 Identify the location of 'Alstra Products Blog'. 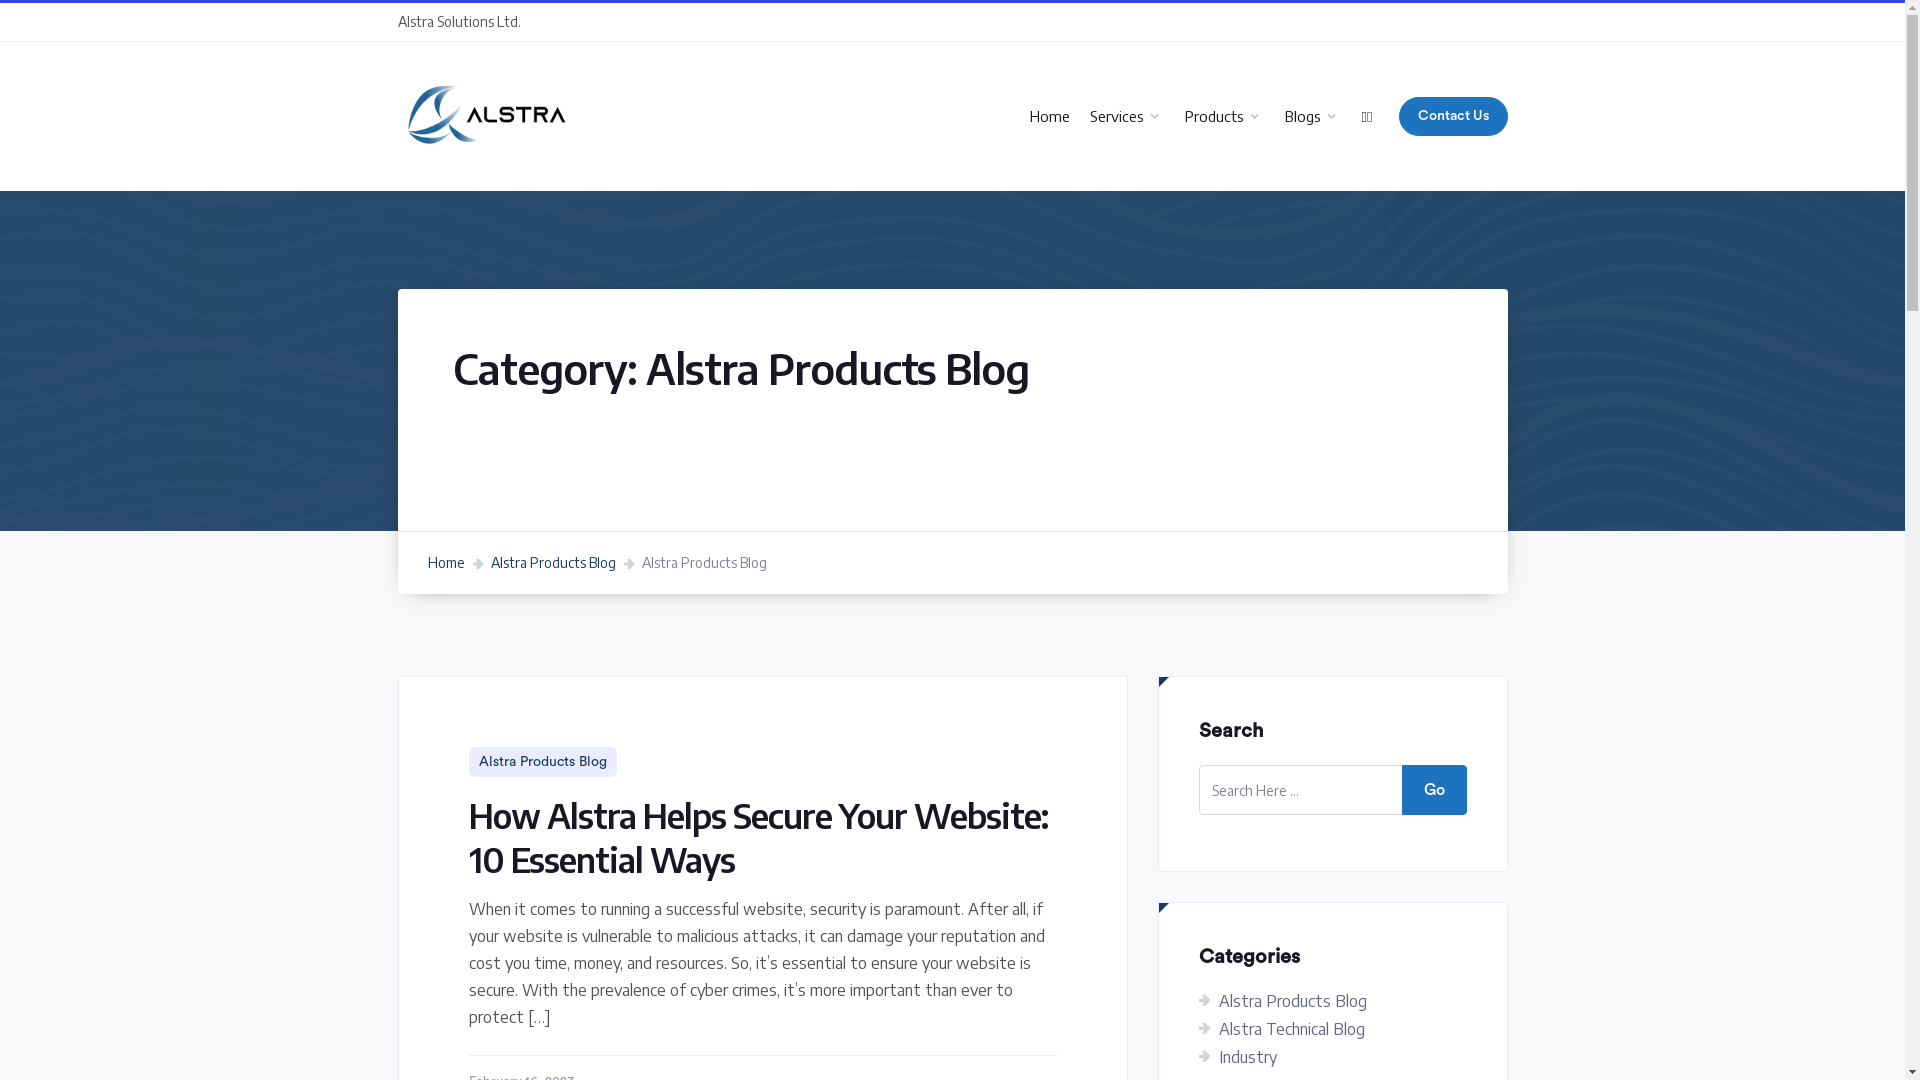
(489, 562).